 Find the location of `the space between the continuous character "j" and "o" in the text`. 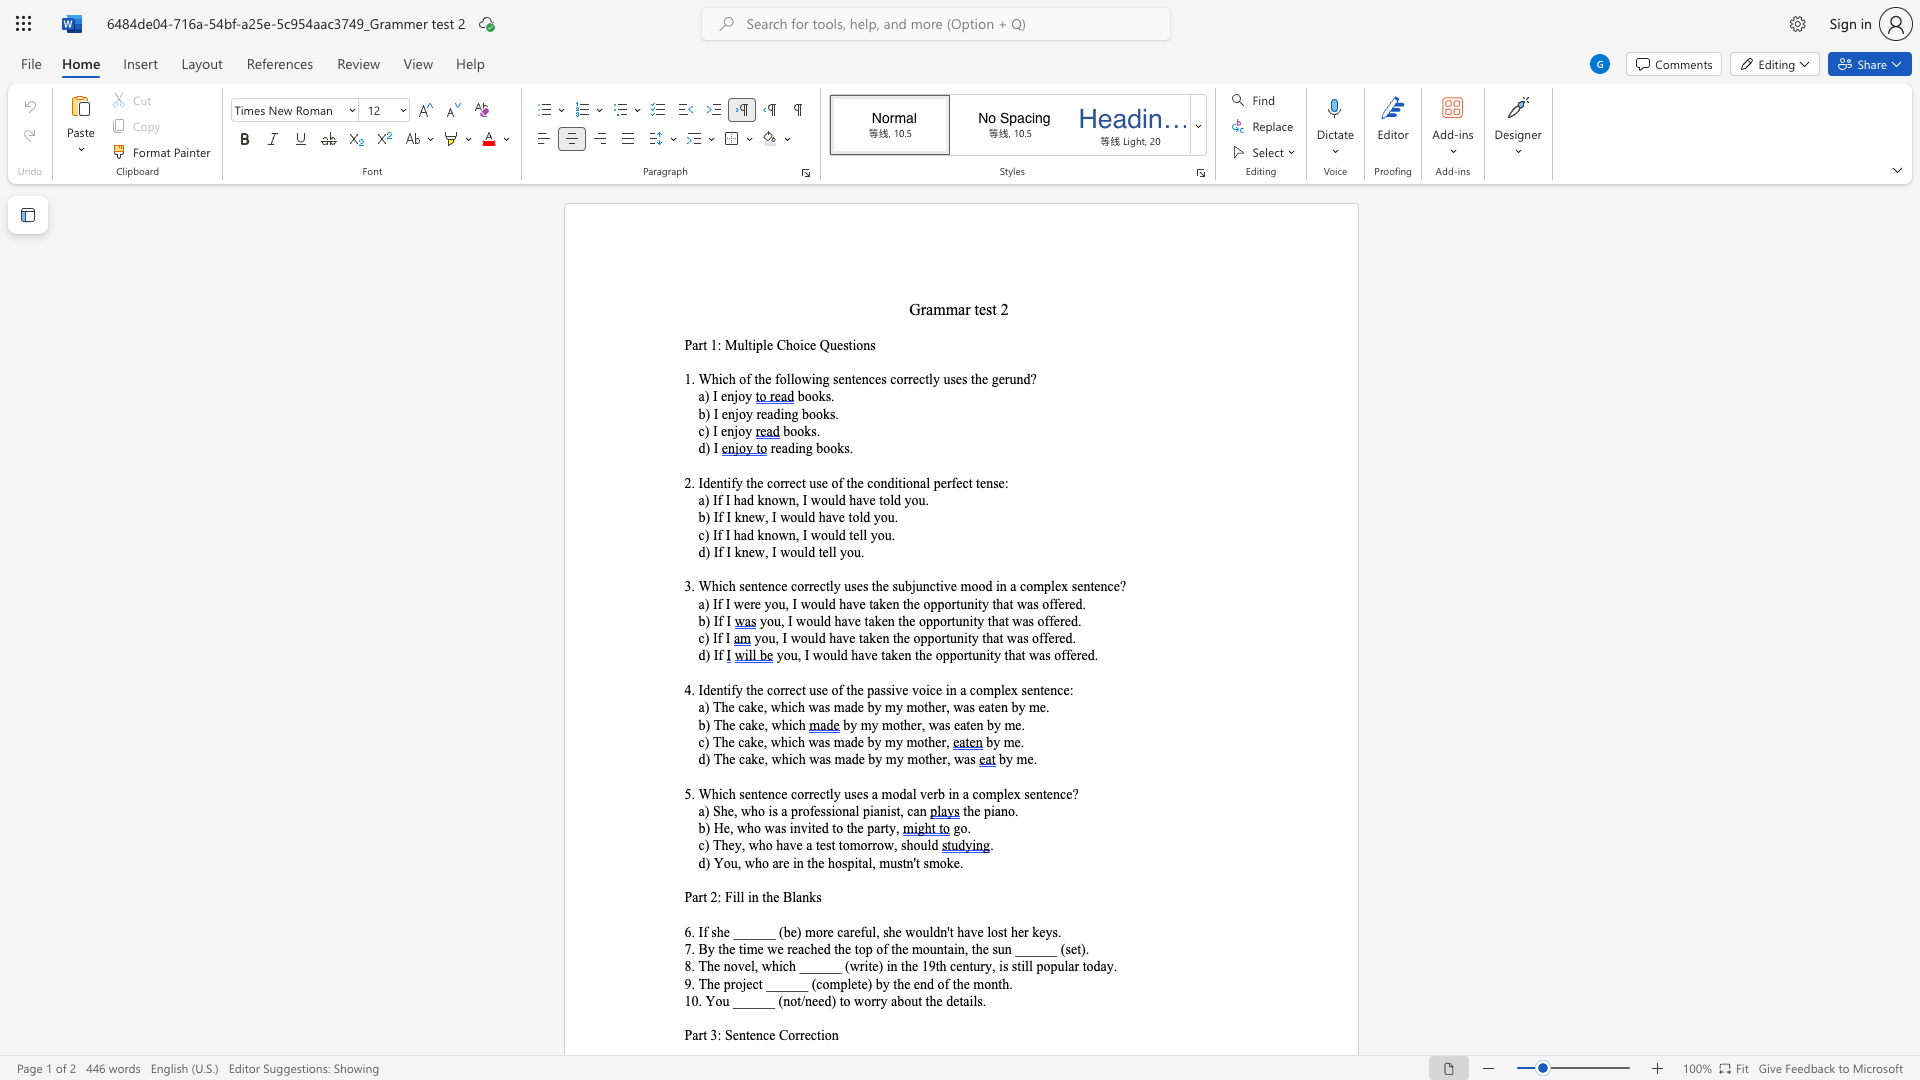

the space between the continuous character "j" and "o" in the text is located at coordinates (738, 397).